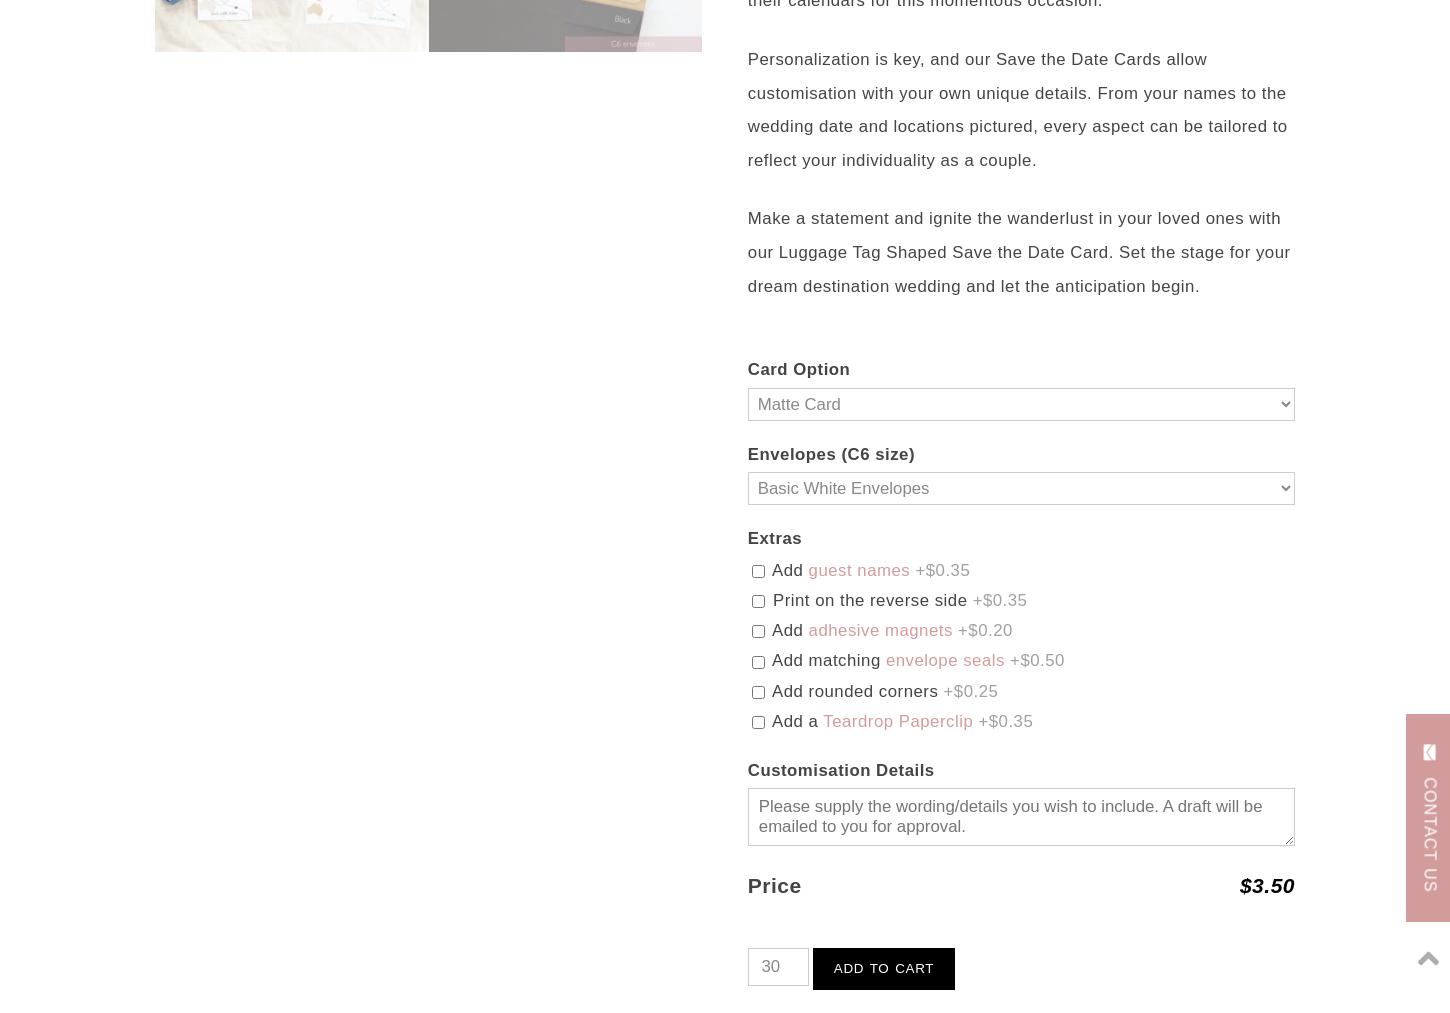  I want to click on 'Add to cart', so click(882, 968).